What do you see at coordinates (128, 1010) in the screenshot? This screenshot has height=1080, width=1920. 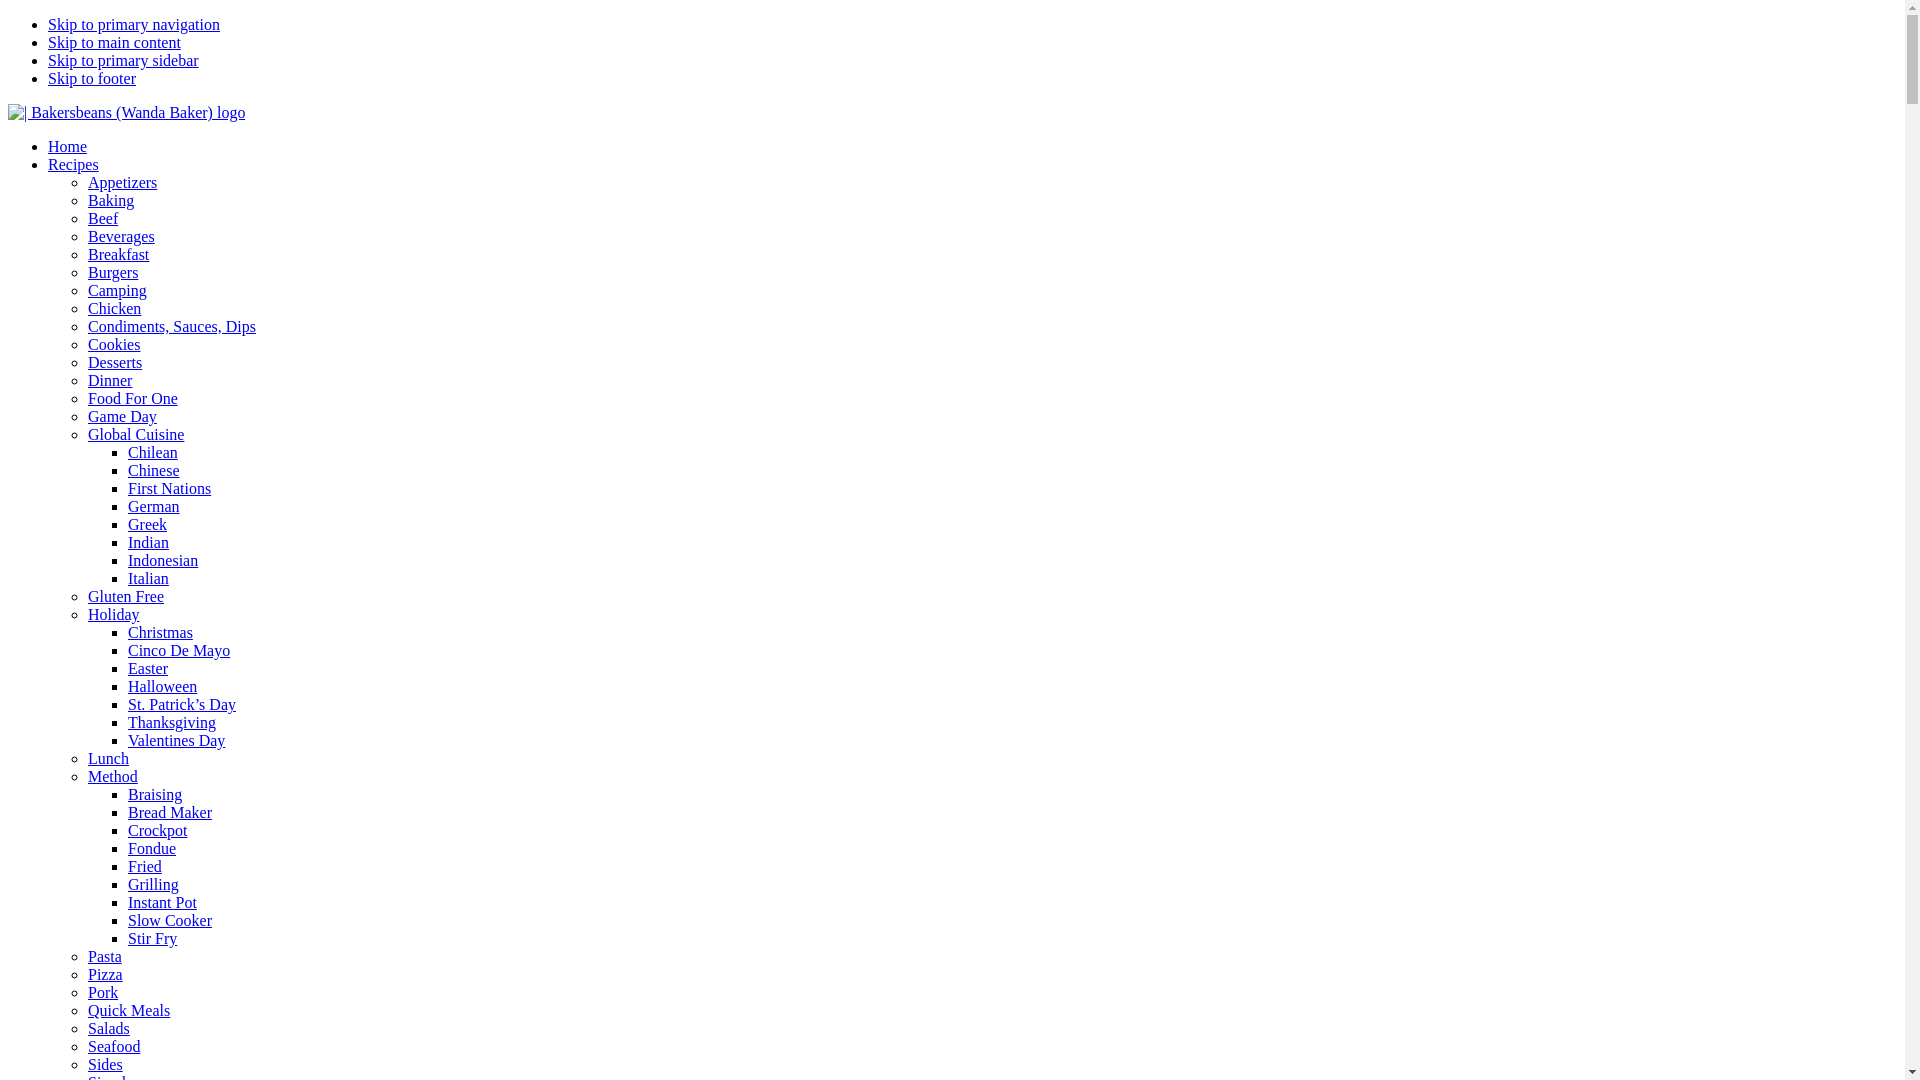 I see `'Quick Meals'` at bounding box center [128, 1010].